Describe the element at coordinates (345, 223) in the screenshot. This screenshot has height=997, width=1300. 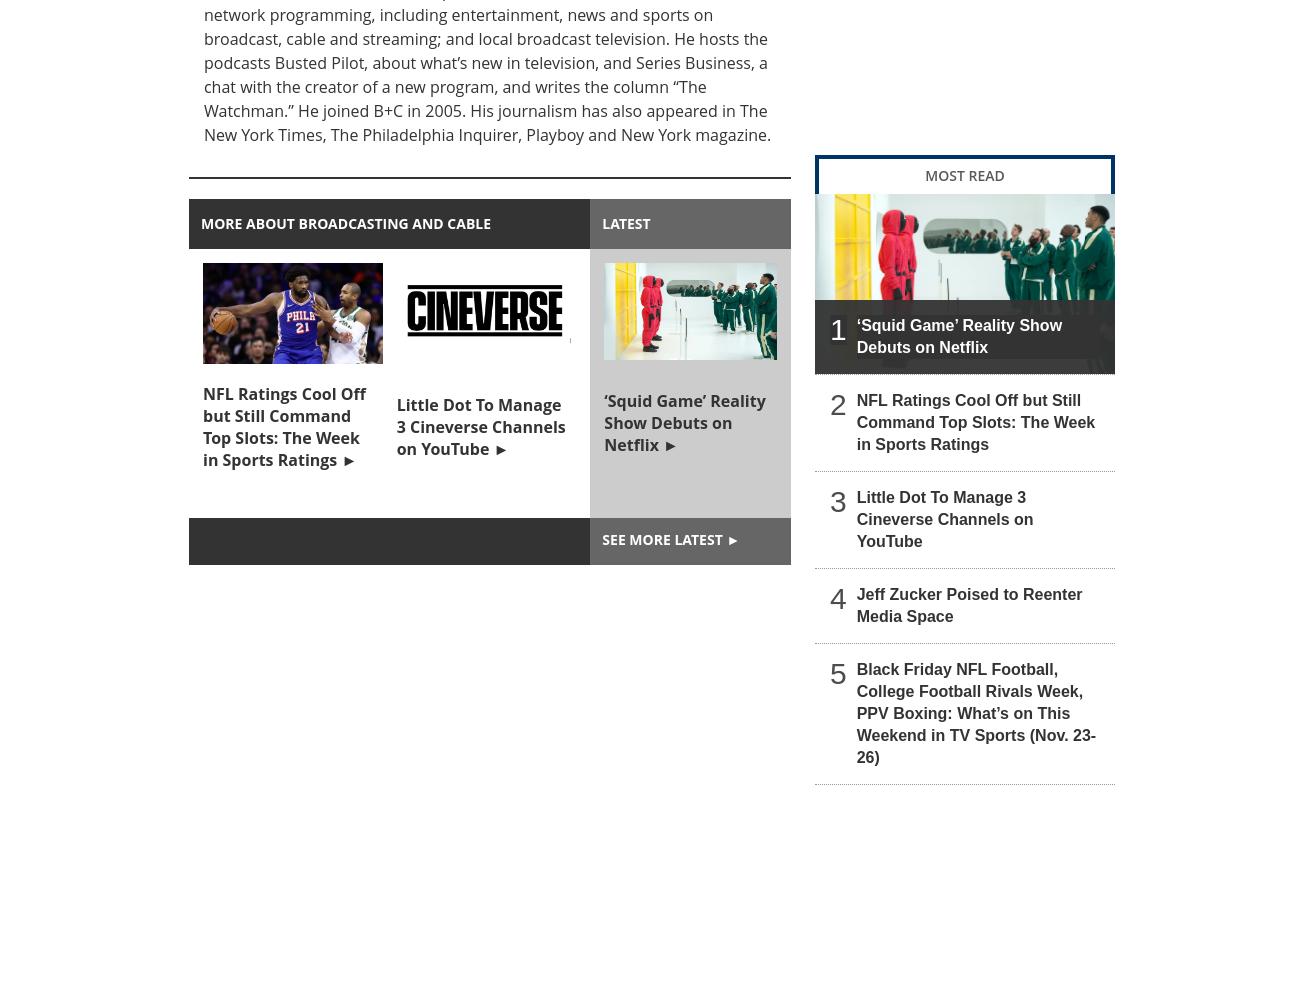
I see `'More about broadcasting and cable'` at that location.